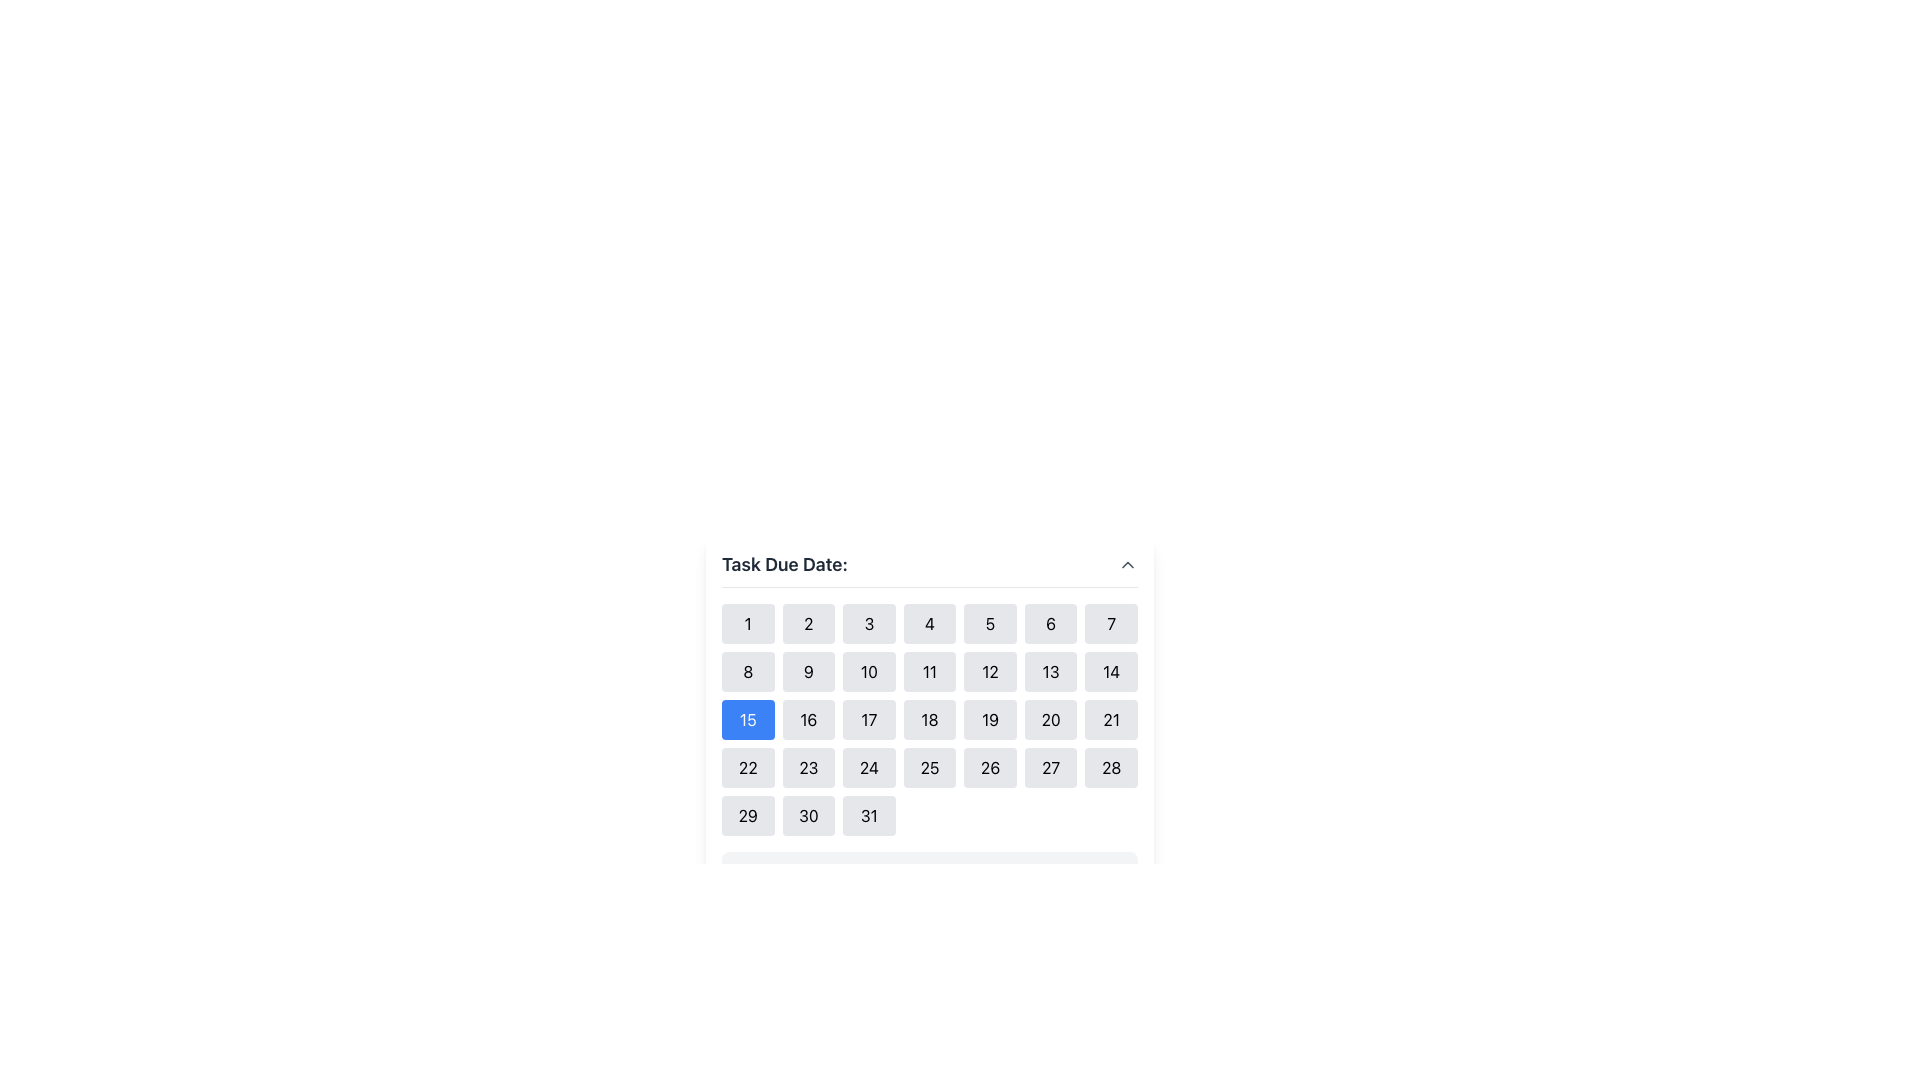  Describe the element at coordinates (808, 623) in the screenshot. I see `the button labeled '2' in the calendar grid` at that location.